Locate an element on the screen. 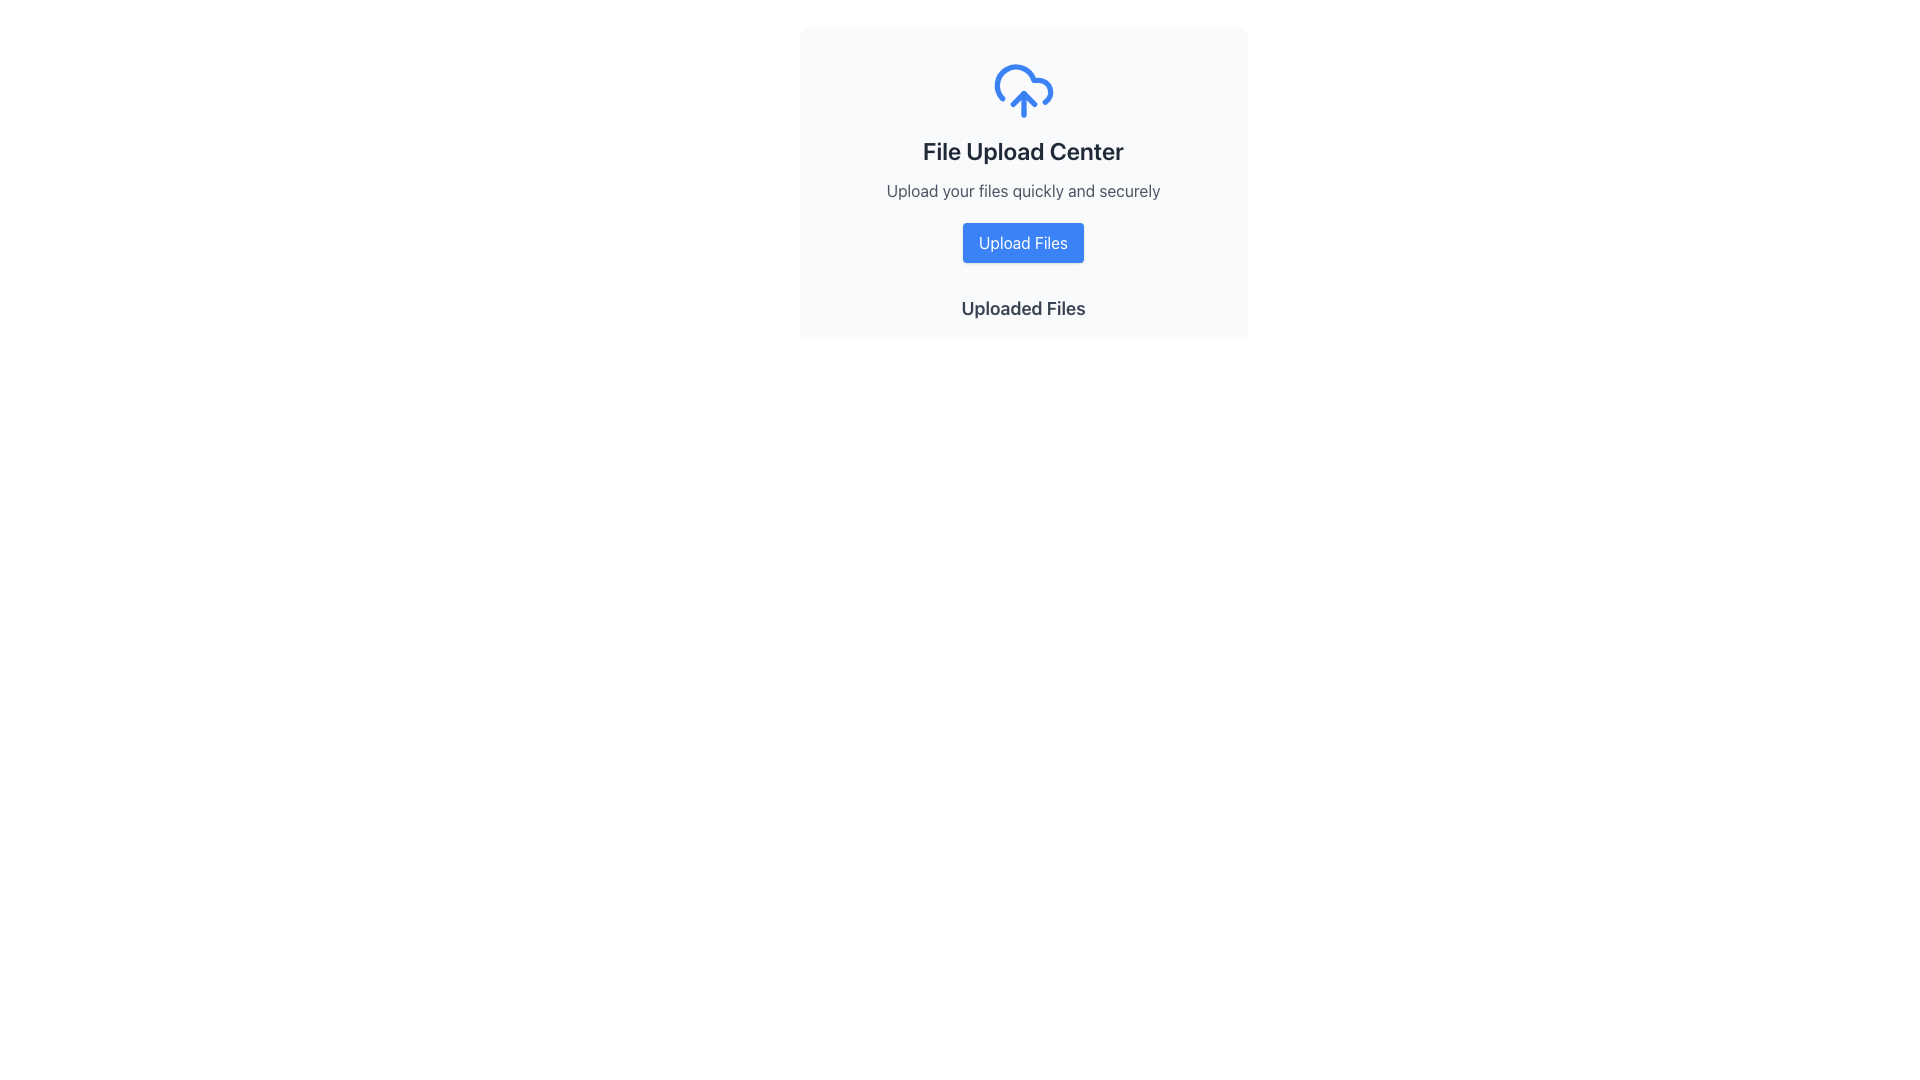 The image size is (1920, 1080). the 'Uploaded Files' label, which is styled in bold and slightly larger font on a clean white background, serving as the heading for the uploaded files section is located at coordinates (1023, 308).